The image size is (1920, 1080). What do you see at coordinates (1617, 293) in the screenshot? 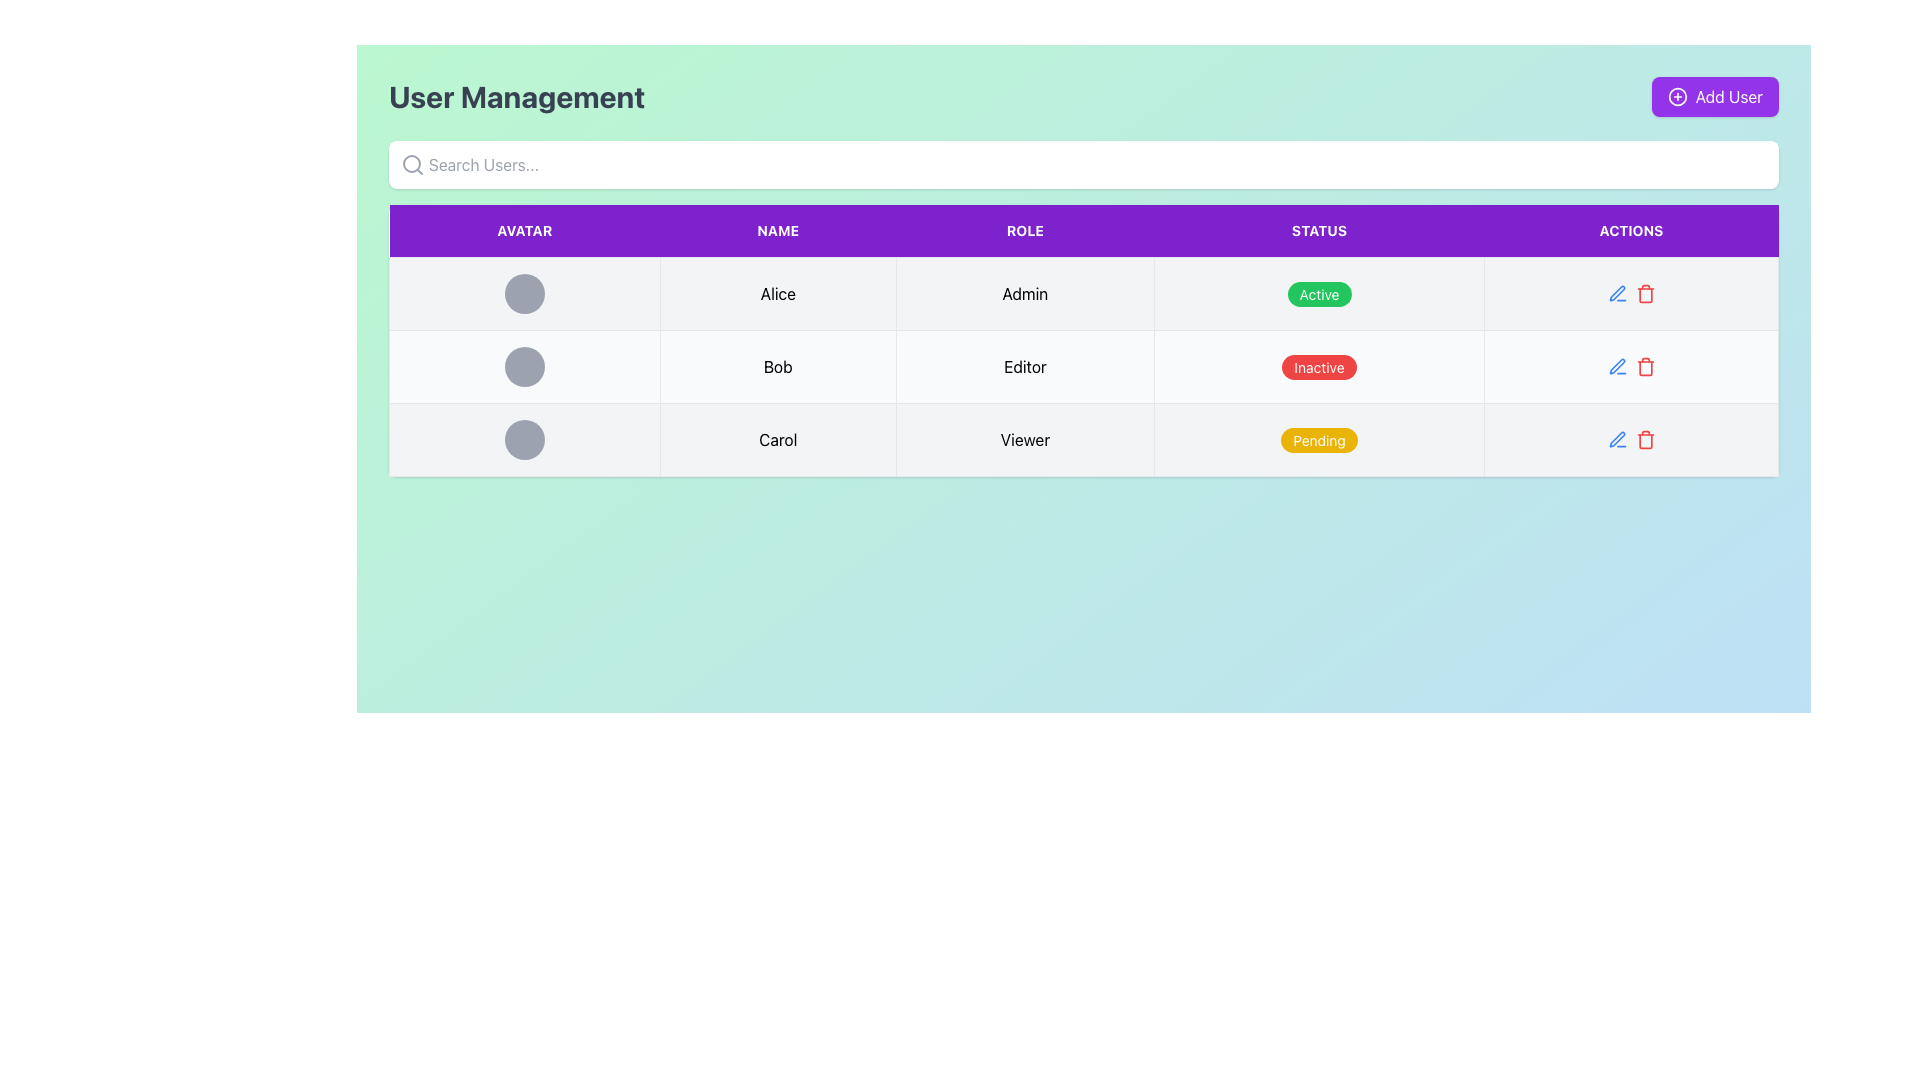
I see `the SVG icon representing 'Edit' functionality located in the second column under the 'Actions' header in the row associated with 'Bob'` at bounding box center [1617, 293].